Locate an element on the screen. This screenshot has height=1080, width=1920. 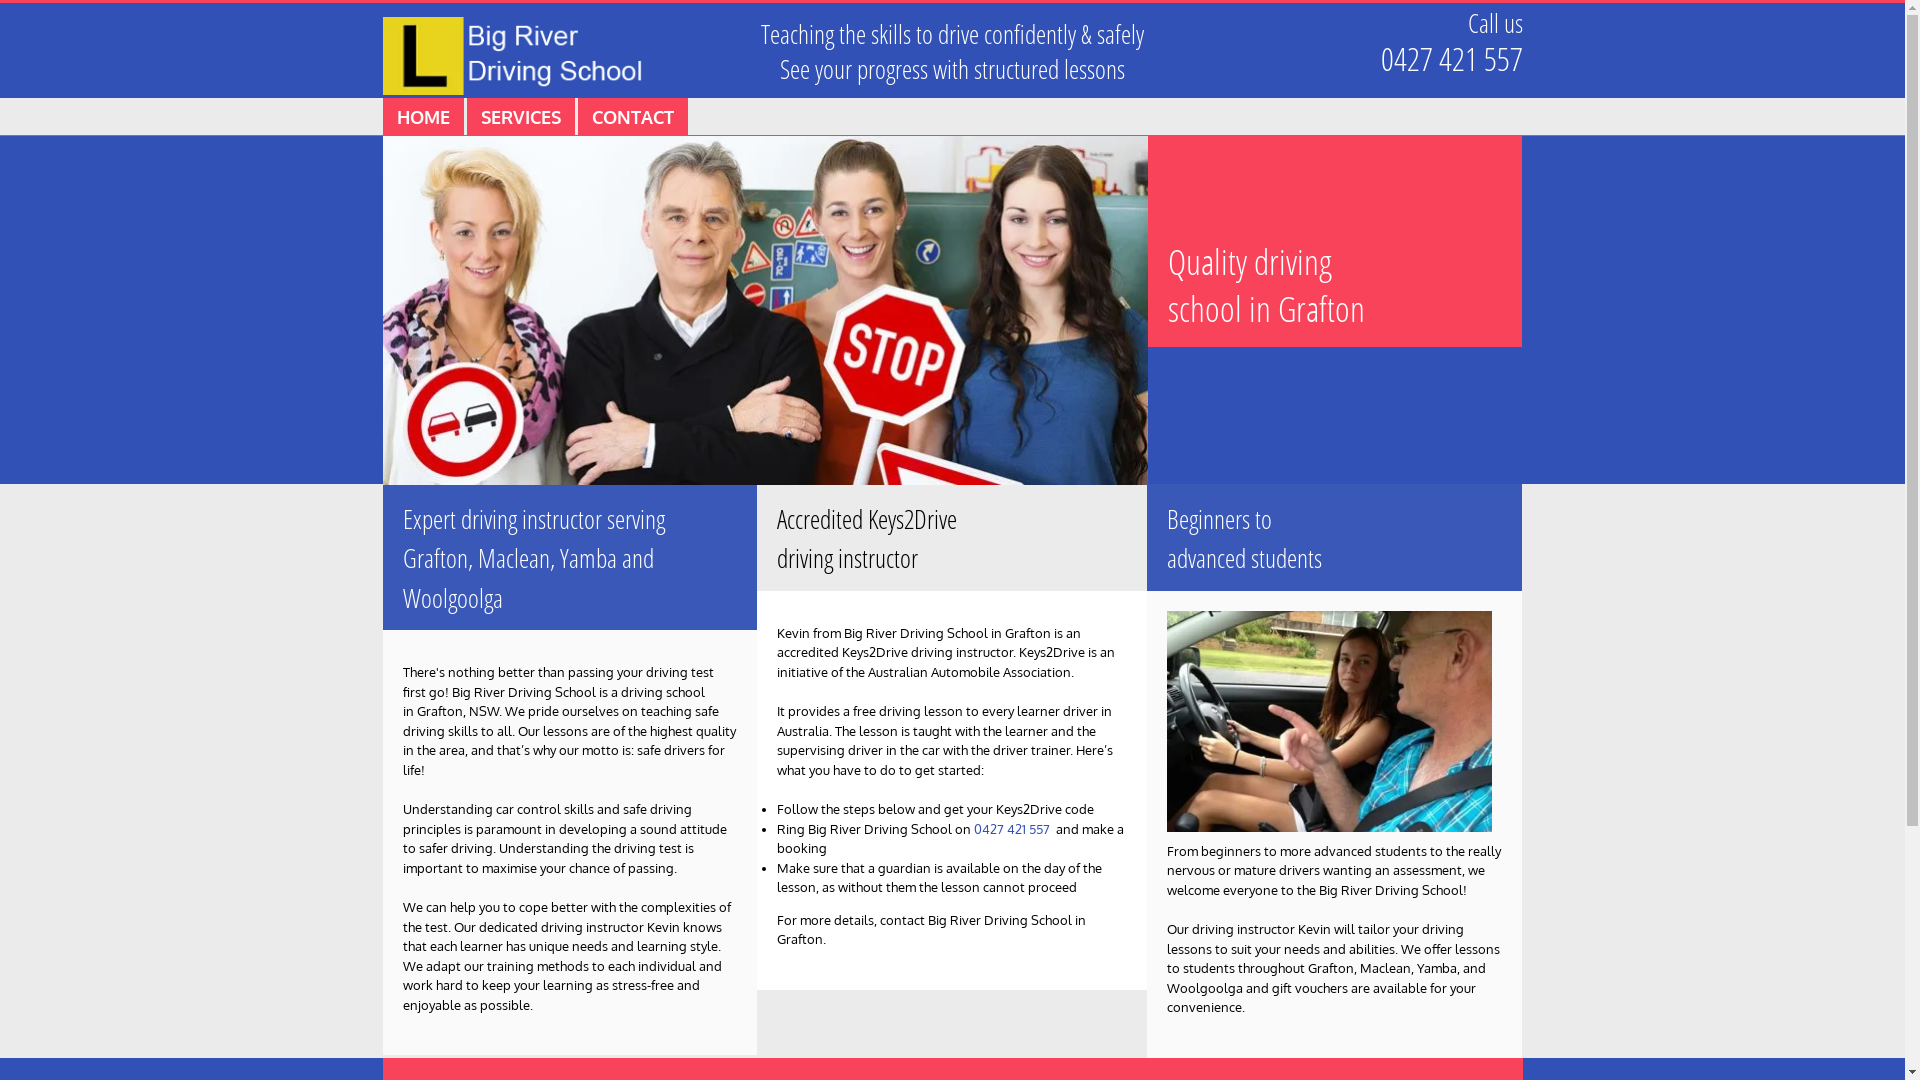
'0427 421 557' is located at coordinates (1012, 829).